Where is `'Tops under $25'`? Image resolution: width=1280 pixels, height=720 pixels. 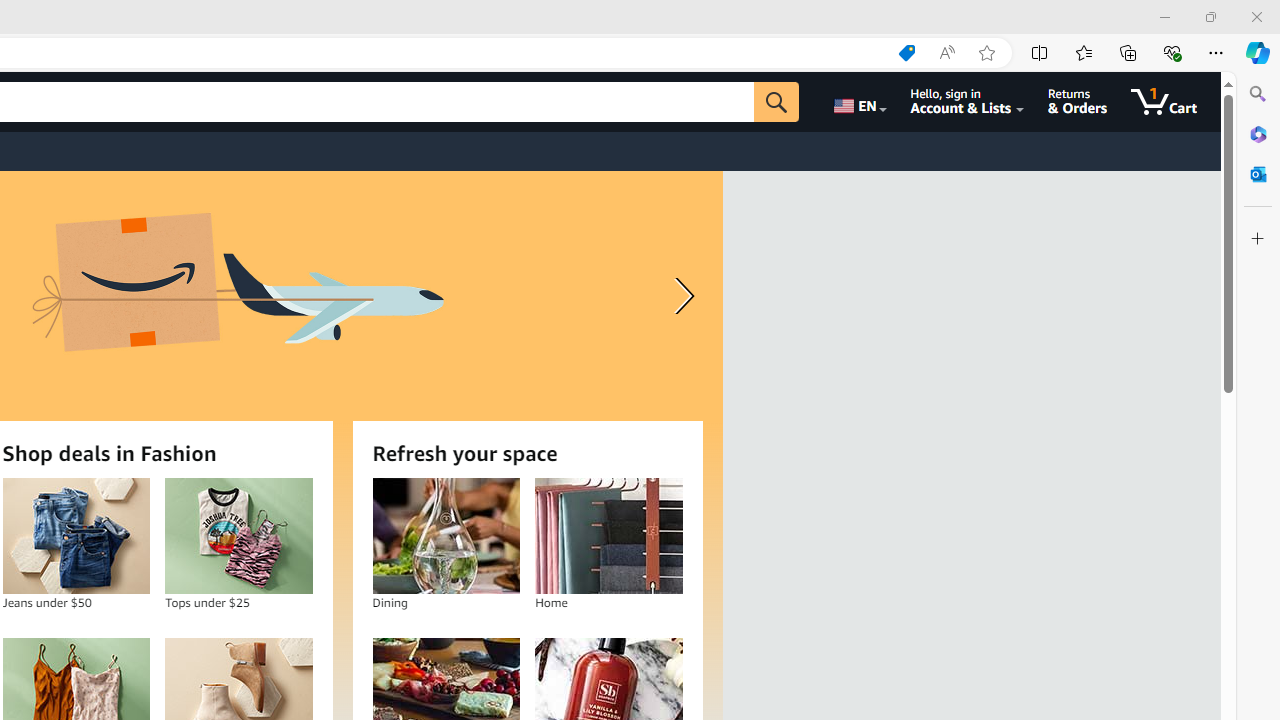 'Tops under $25' is located at coordinates (239, 535).